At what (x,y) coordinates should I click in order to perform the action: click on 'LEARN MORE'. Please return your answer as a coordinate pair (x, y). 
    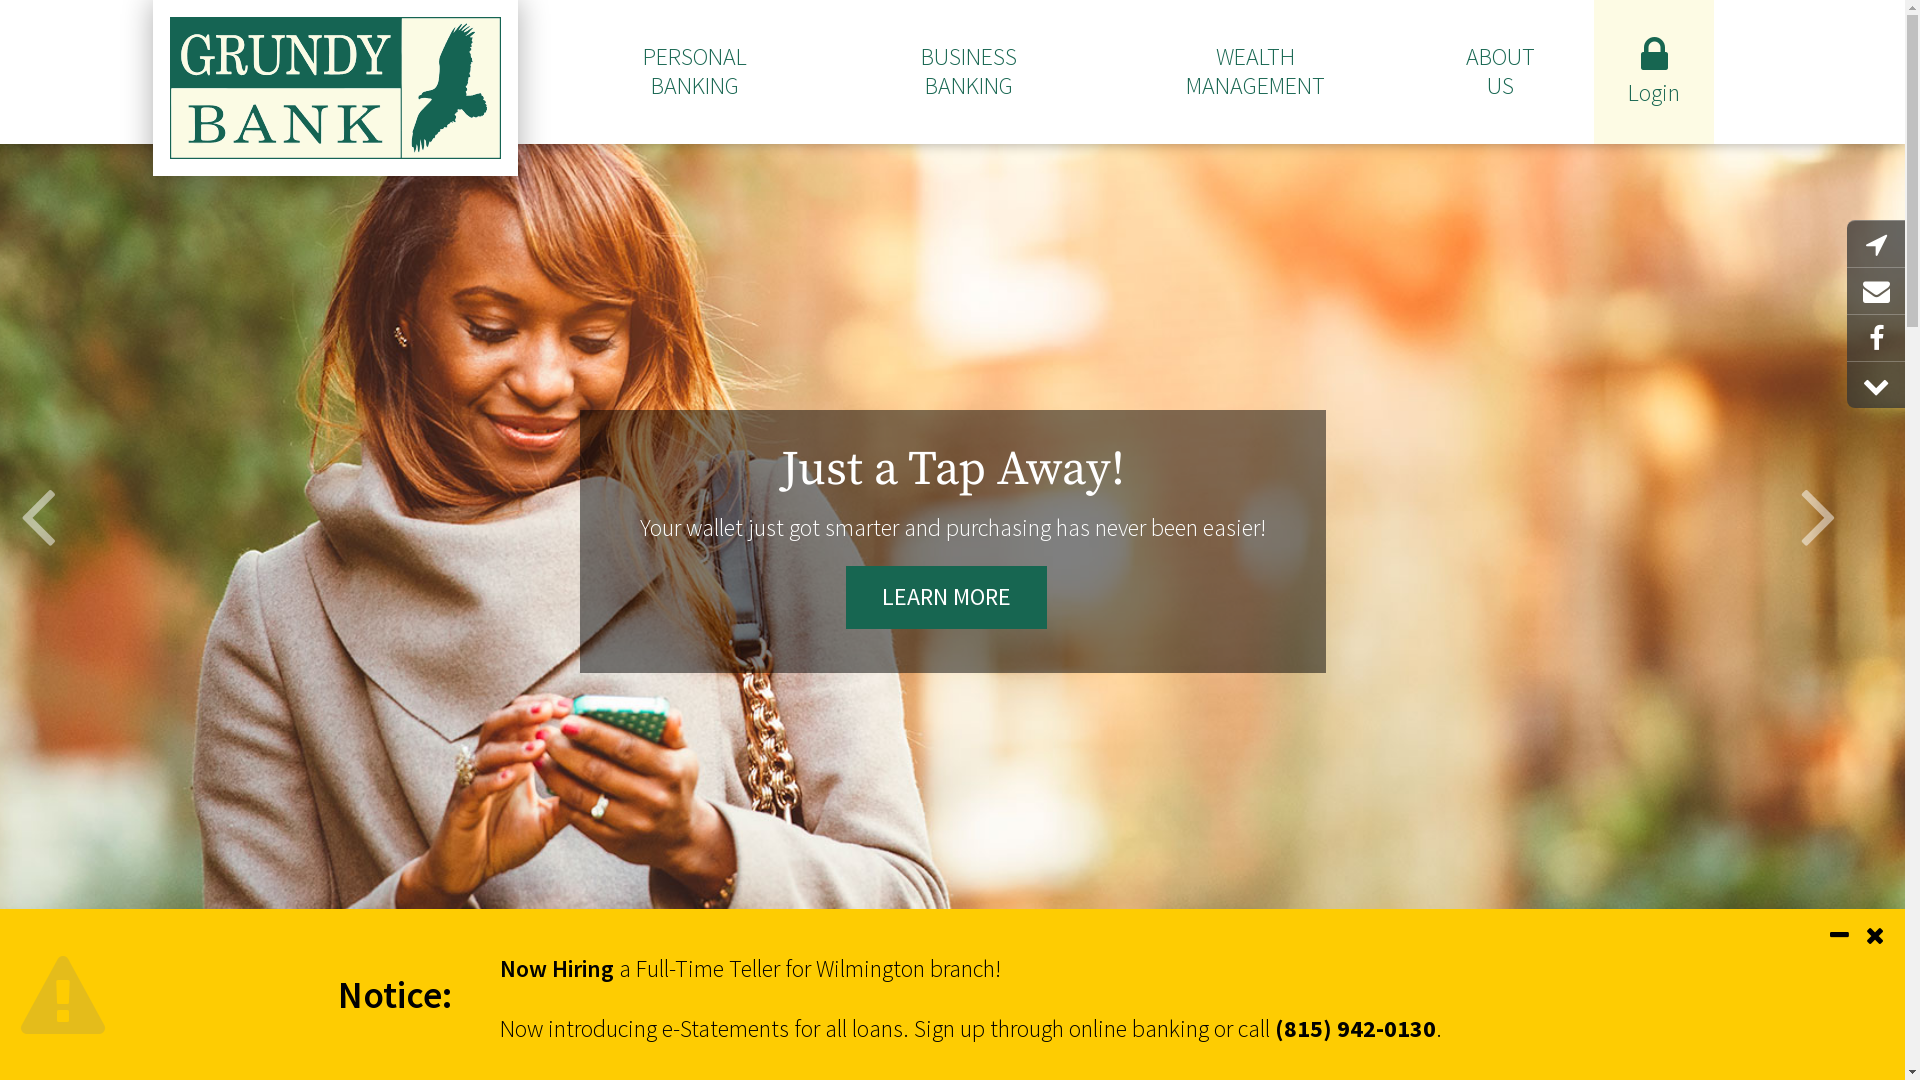
    Looking at the image, I should click on (945, 596).